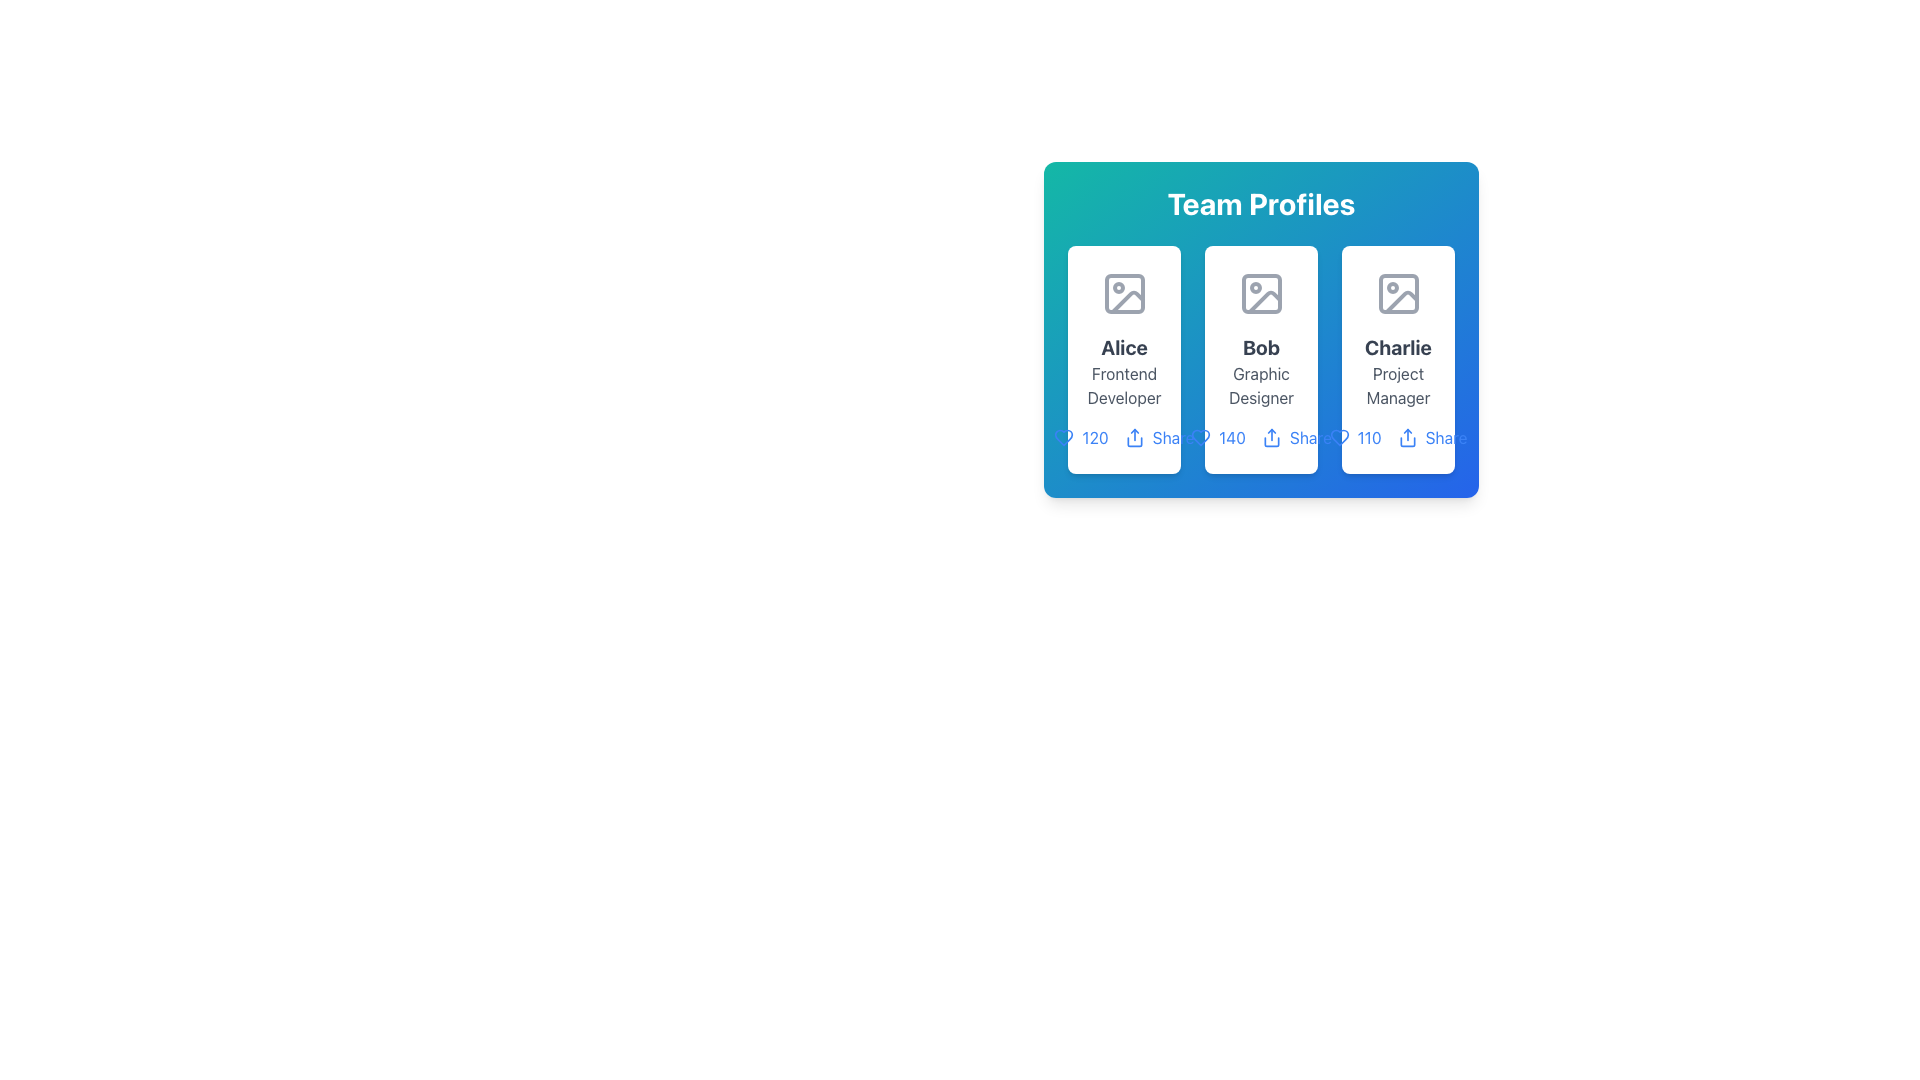 Image resolution: width=1920 pixels, height=1080 pixels. I want to click on the blue outlined share icon with an upward arrow located at the bottom-center of the second card labeled 'Bob' in the 'Team Profiles' section, so click(1271, 437).